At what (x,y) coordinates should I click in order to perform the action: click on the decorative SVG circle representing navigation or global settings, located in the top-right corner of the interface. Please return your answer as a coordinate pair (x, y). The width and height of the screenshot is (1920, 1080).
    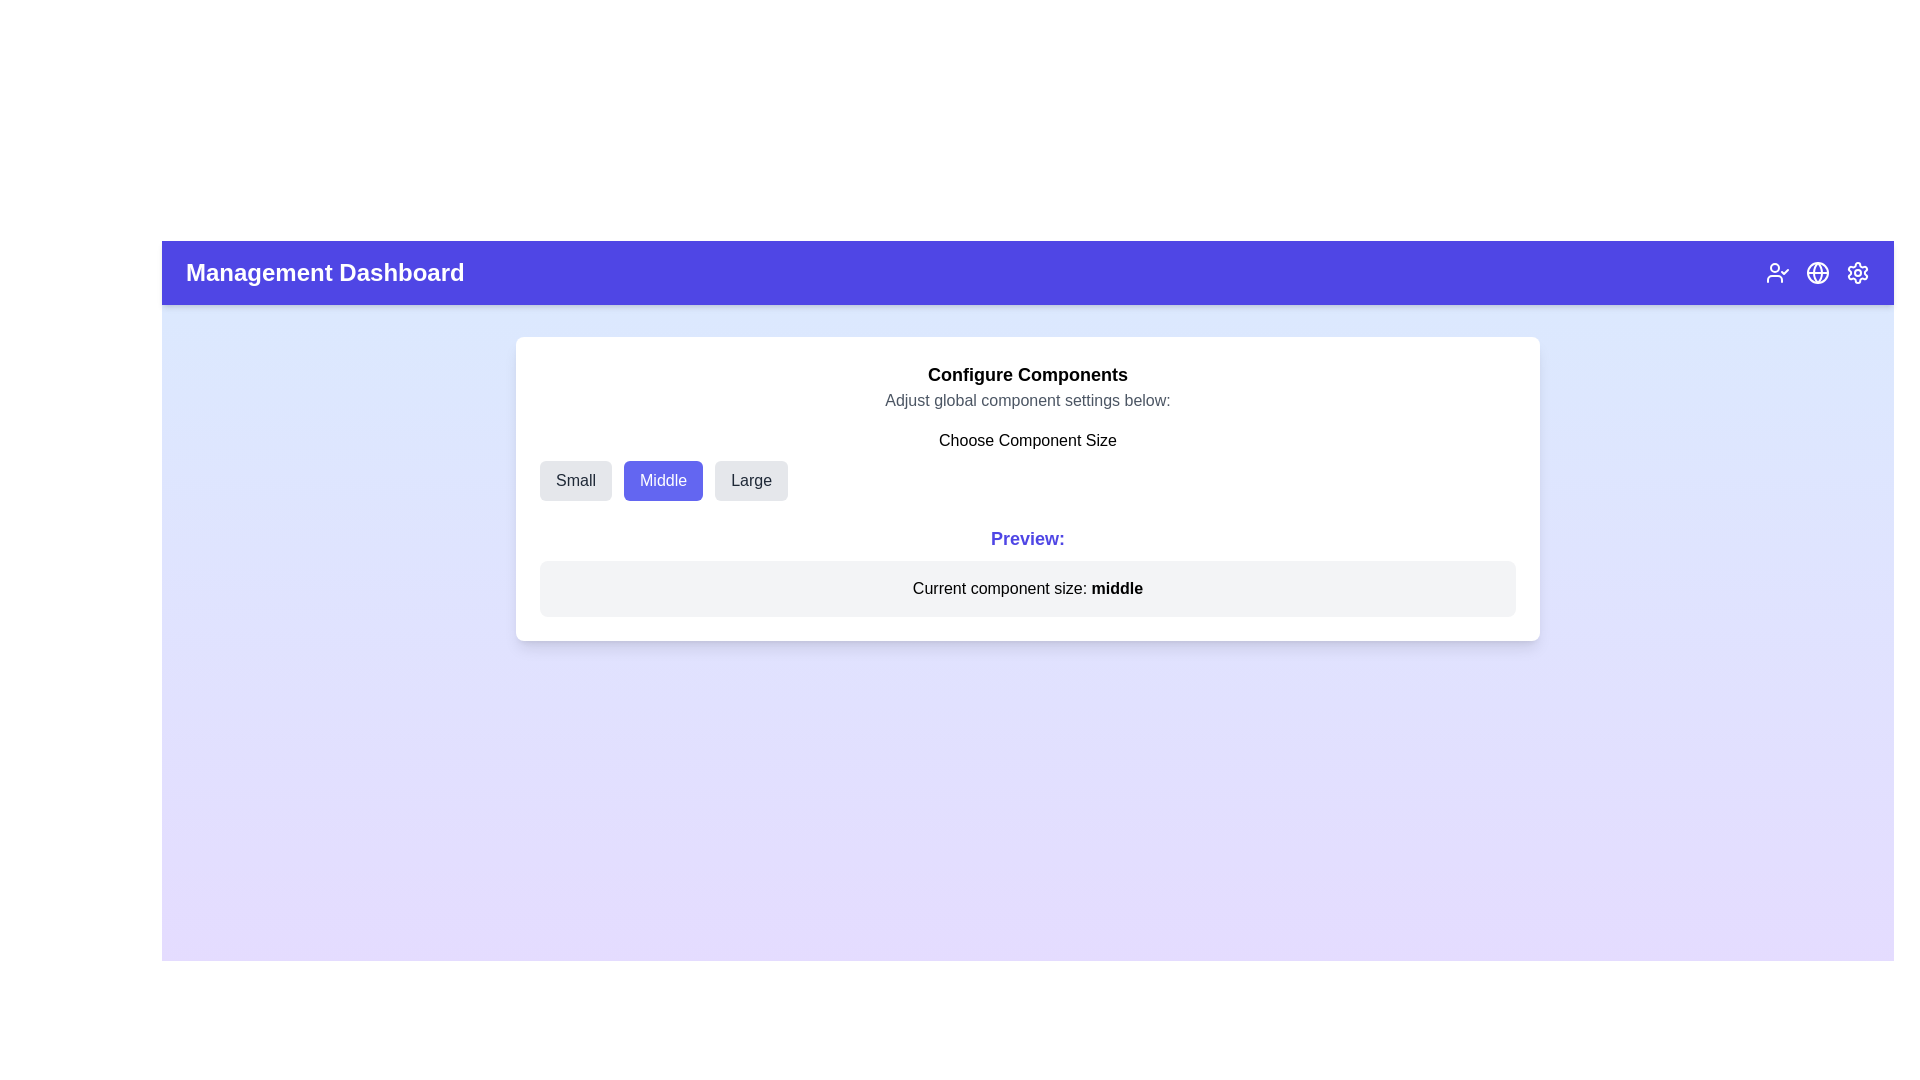
    Looking at the image, I should click on (1818, 273).